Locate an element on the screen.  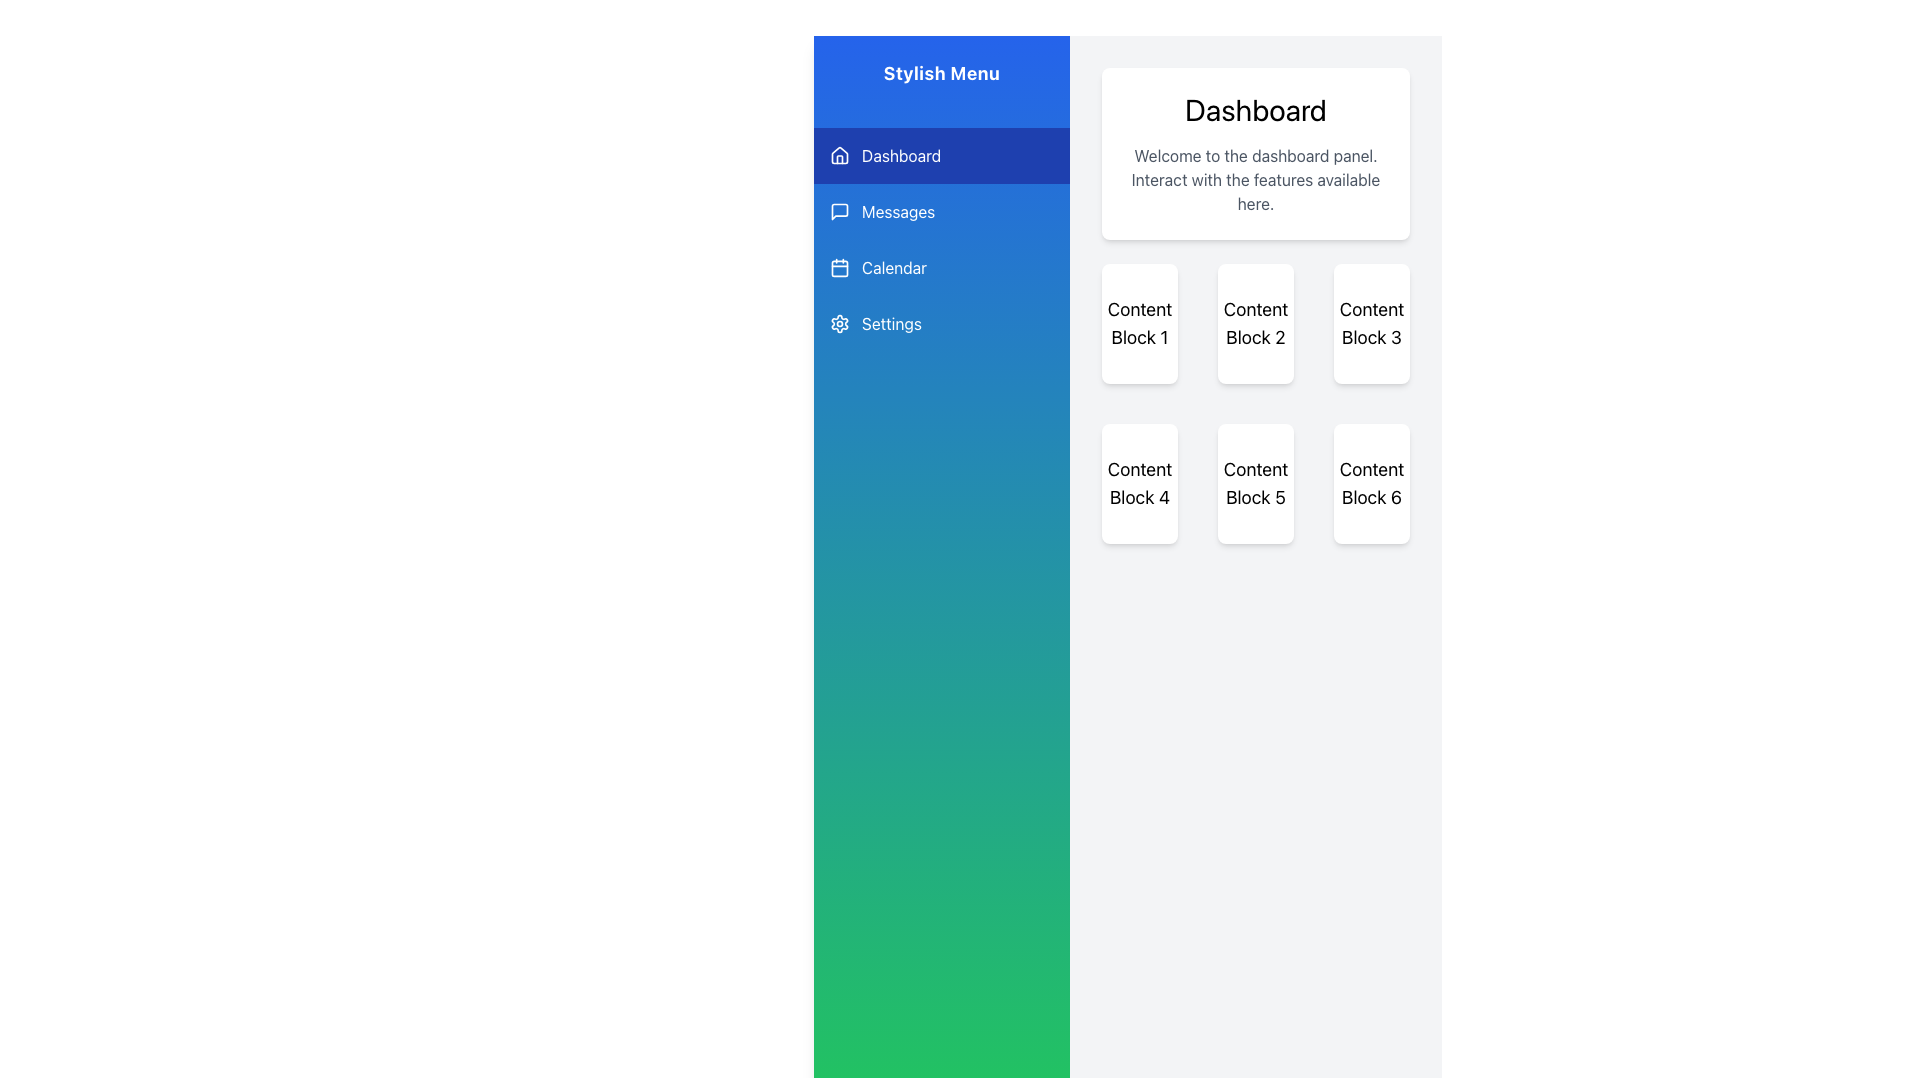
the 'Messages' option in the sidebar menu, which has a gradient background from blue to green and is located between 'Dashboard' and 'Calendar' is located at coordinates (940, 230).